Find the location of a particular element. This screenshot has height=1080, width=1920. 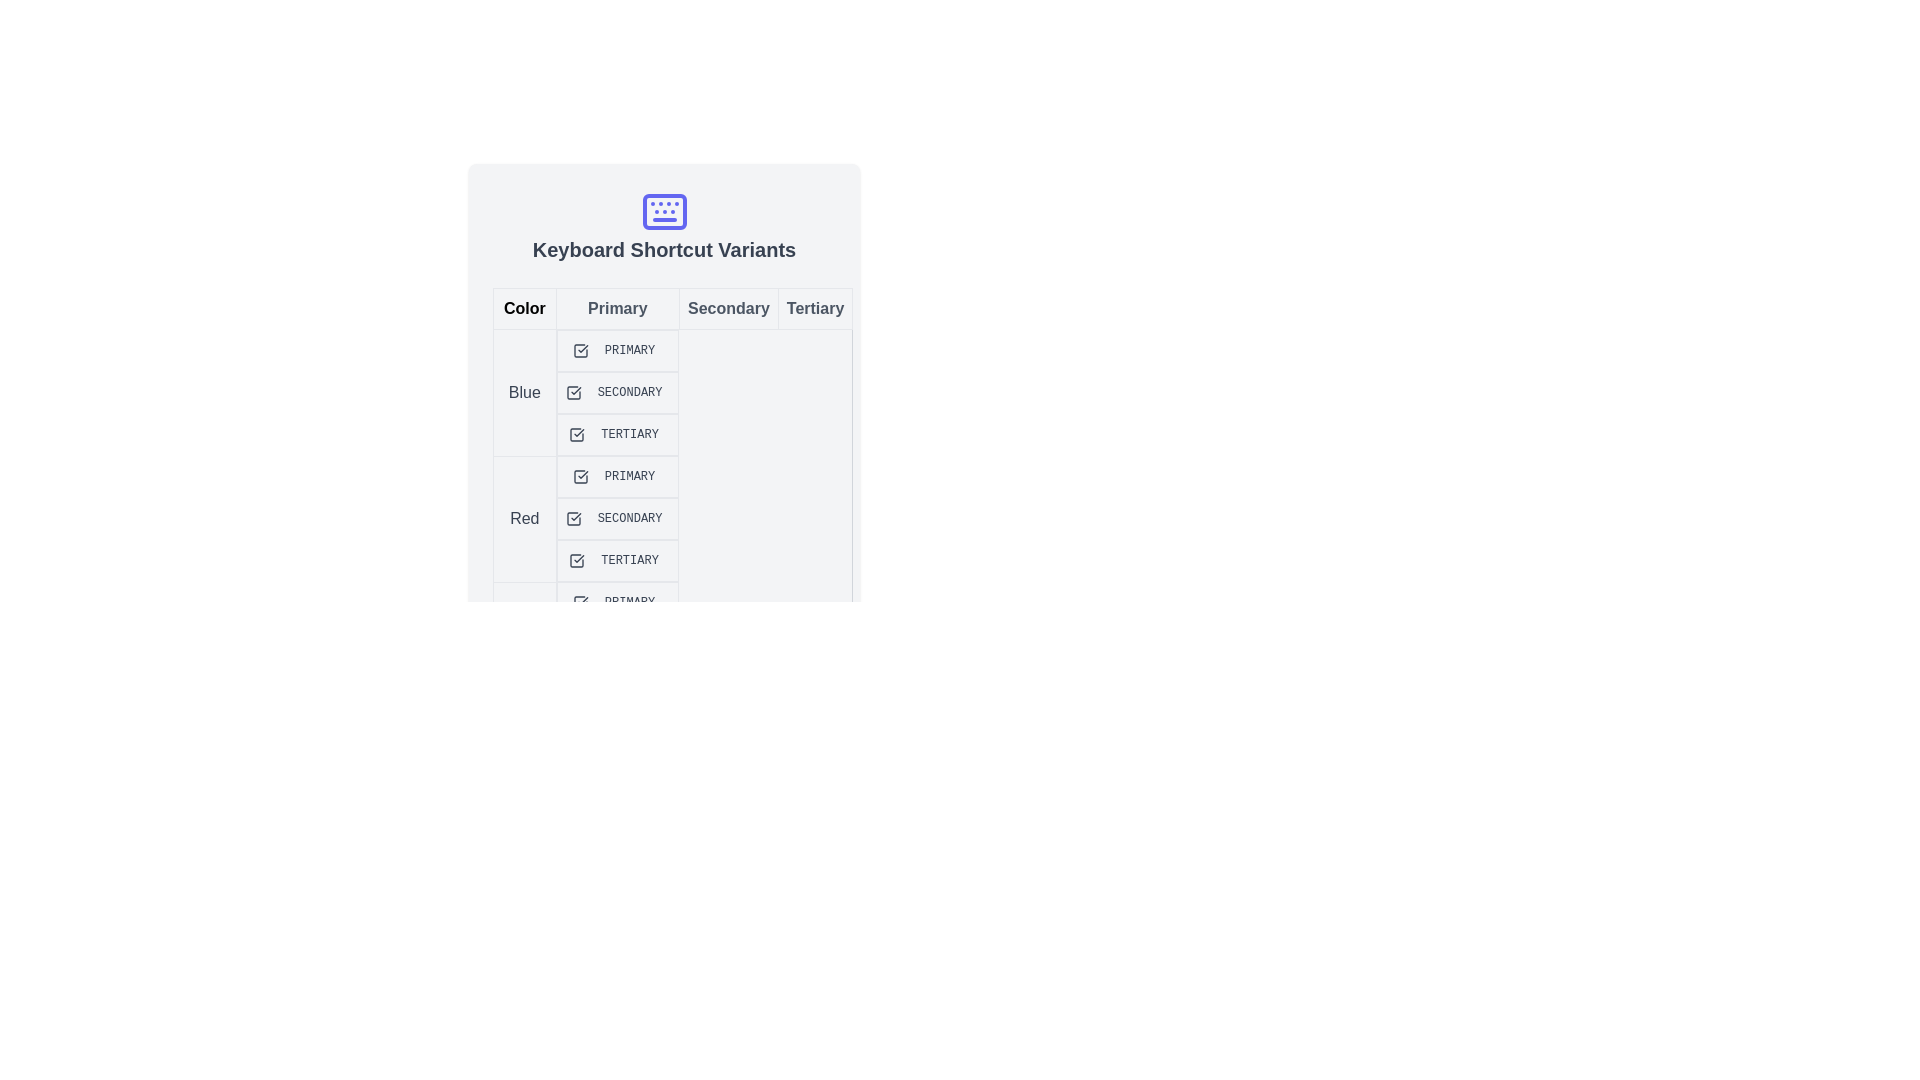

the green badge labeled 'Primary' located in the 'Red' section of the table is located at coordinates (617, 601).